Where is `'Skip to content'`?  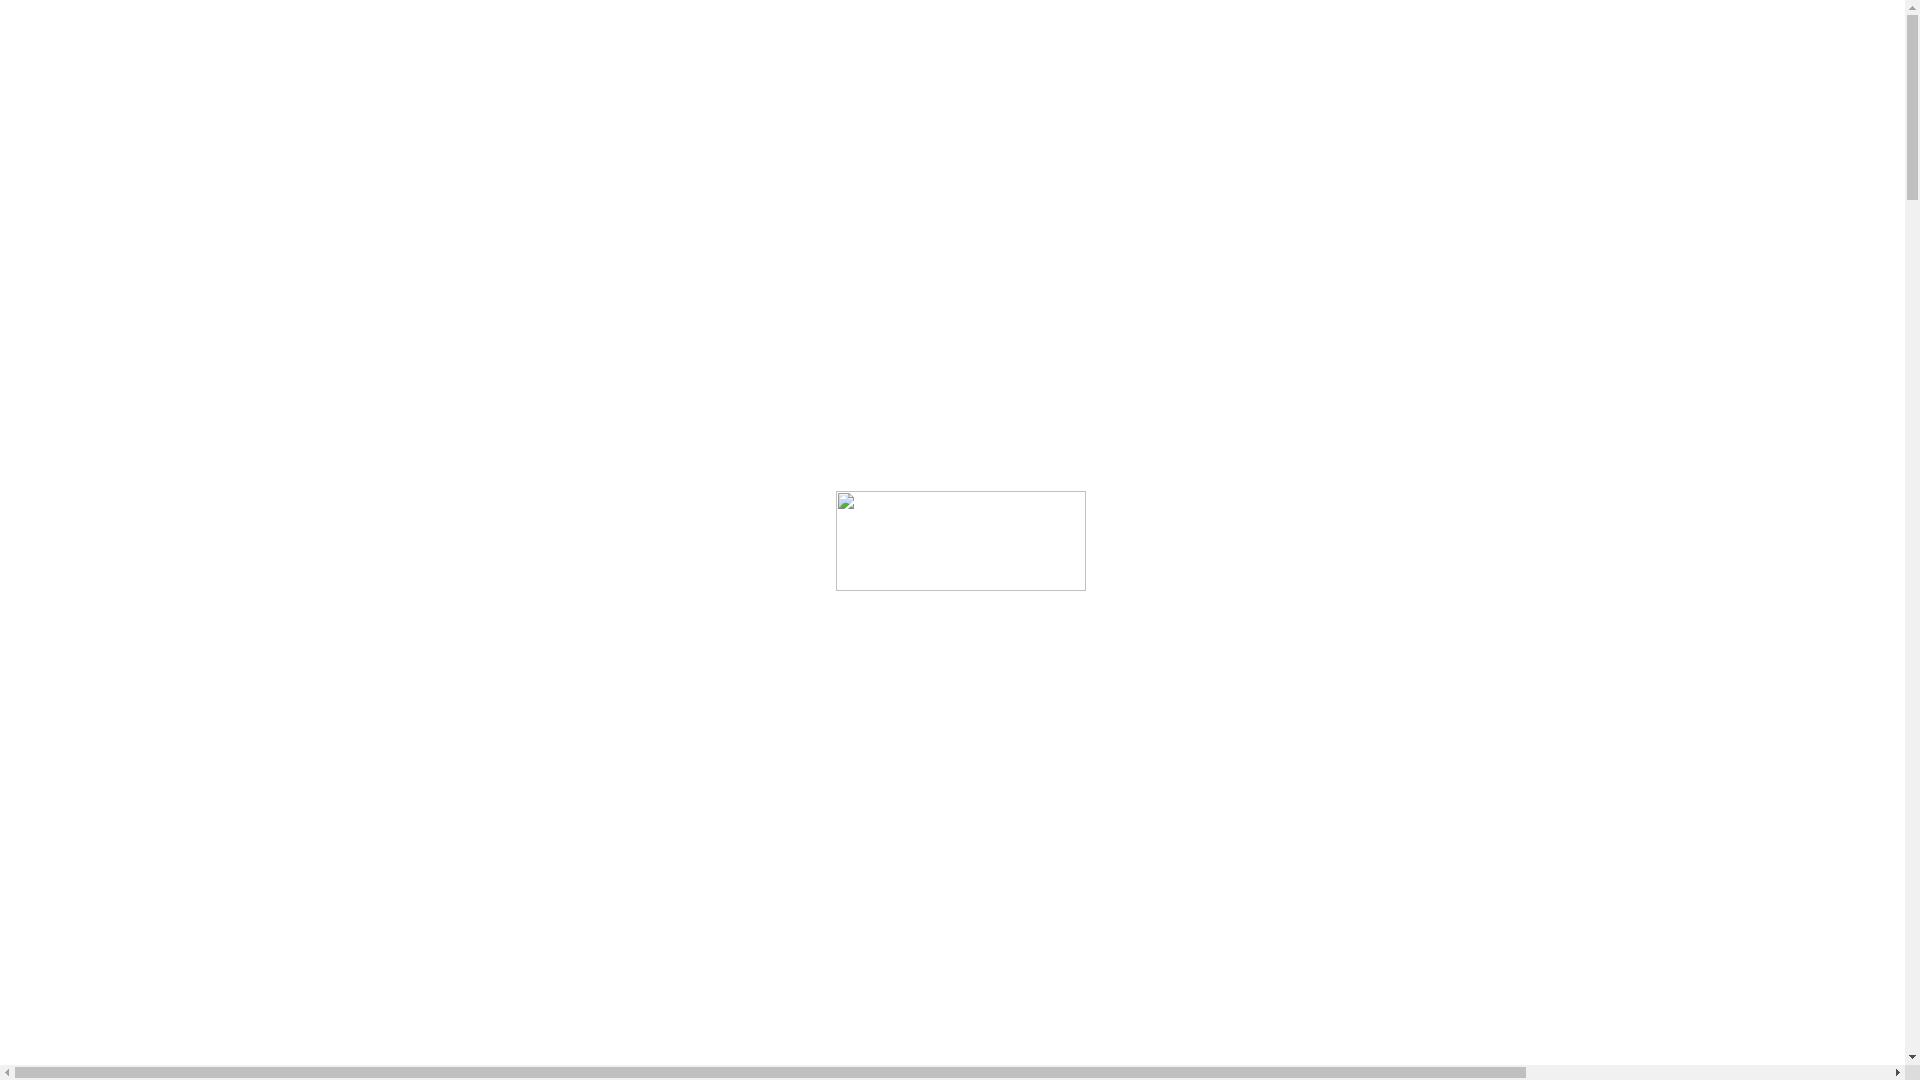
'Skip to content' is located at coordinates (56, 16).